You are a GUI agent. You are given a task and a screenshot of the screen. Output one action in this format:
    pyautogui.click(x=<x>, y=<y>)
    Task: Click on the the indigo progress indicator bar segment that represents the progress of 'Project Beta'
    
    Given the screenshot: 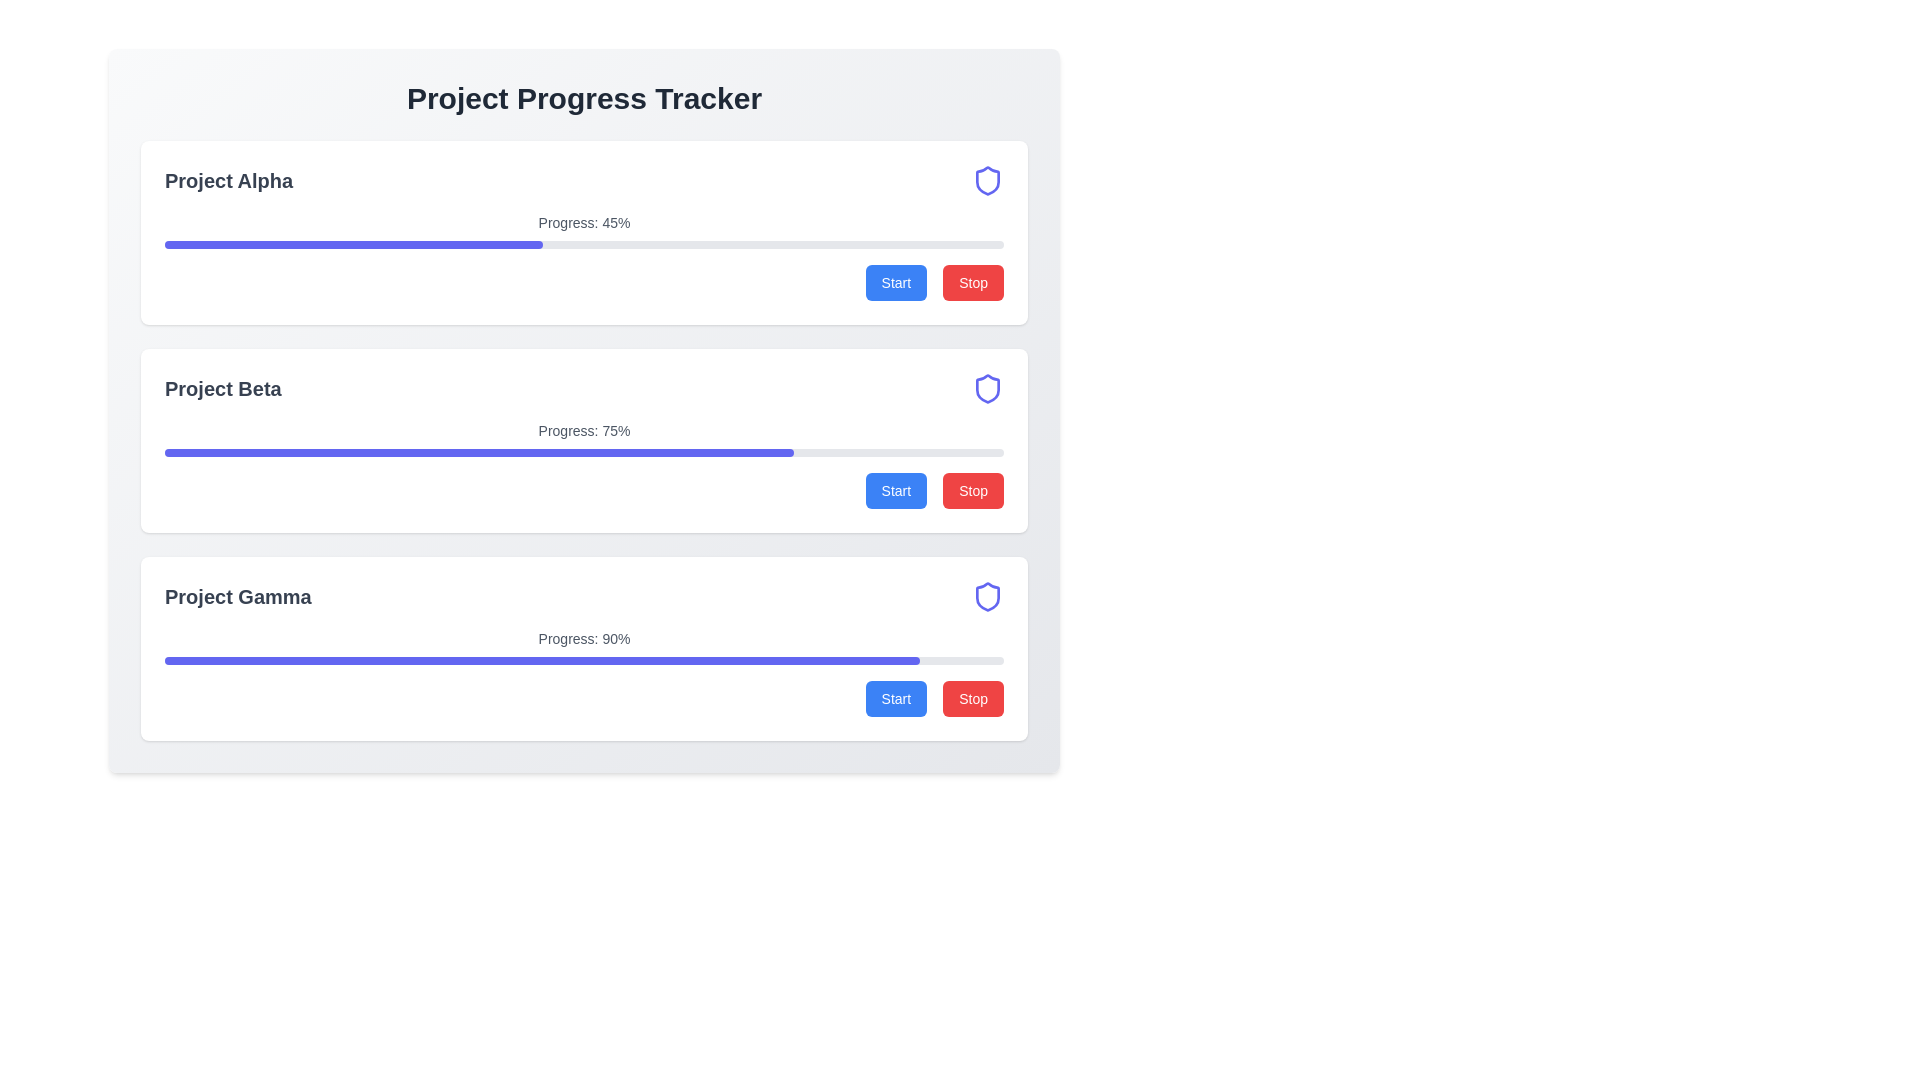 What is the action you would take?
    pyautogui.click(x=478, y=452)
    